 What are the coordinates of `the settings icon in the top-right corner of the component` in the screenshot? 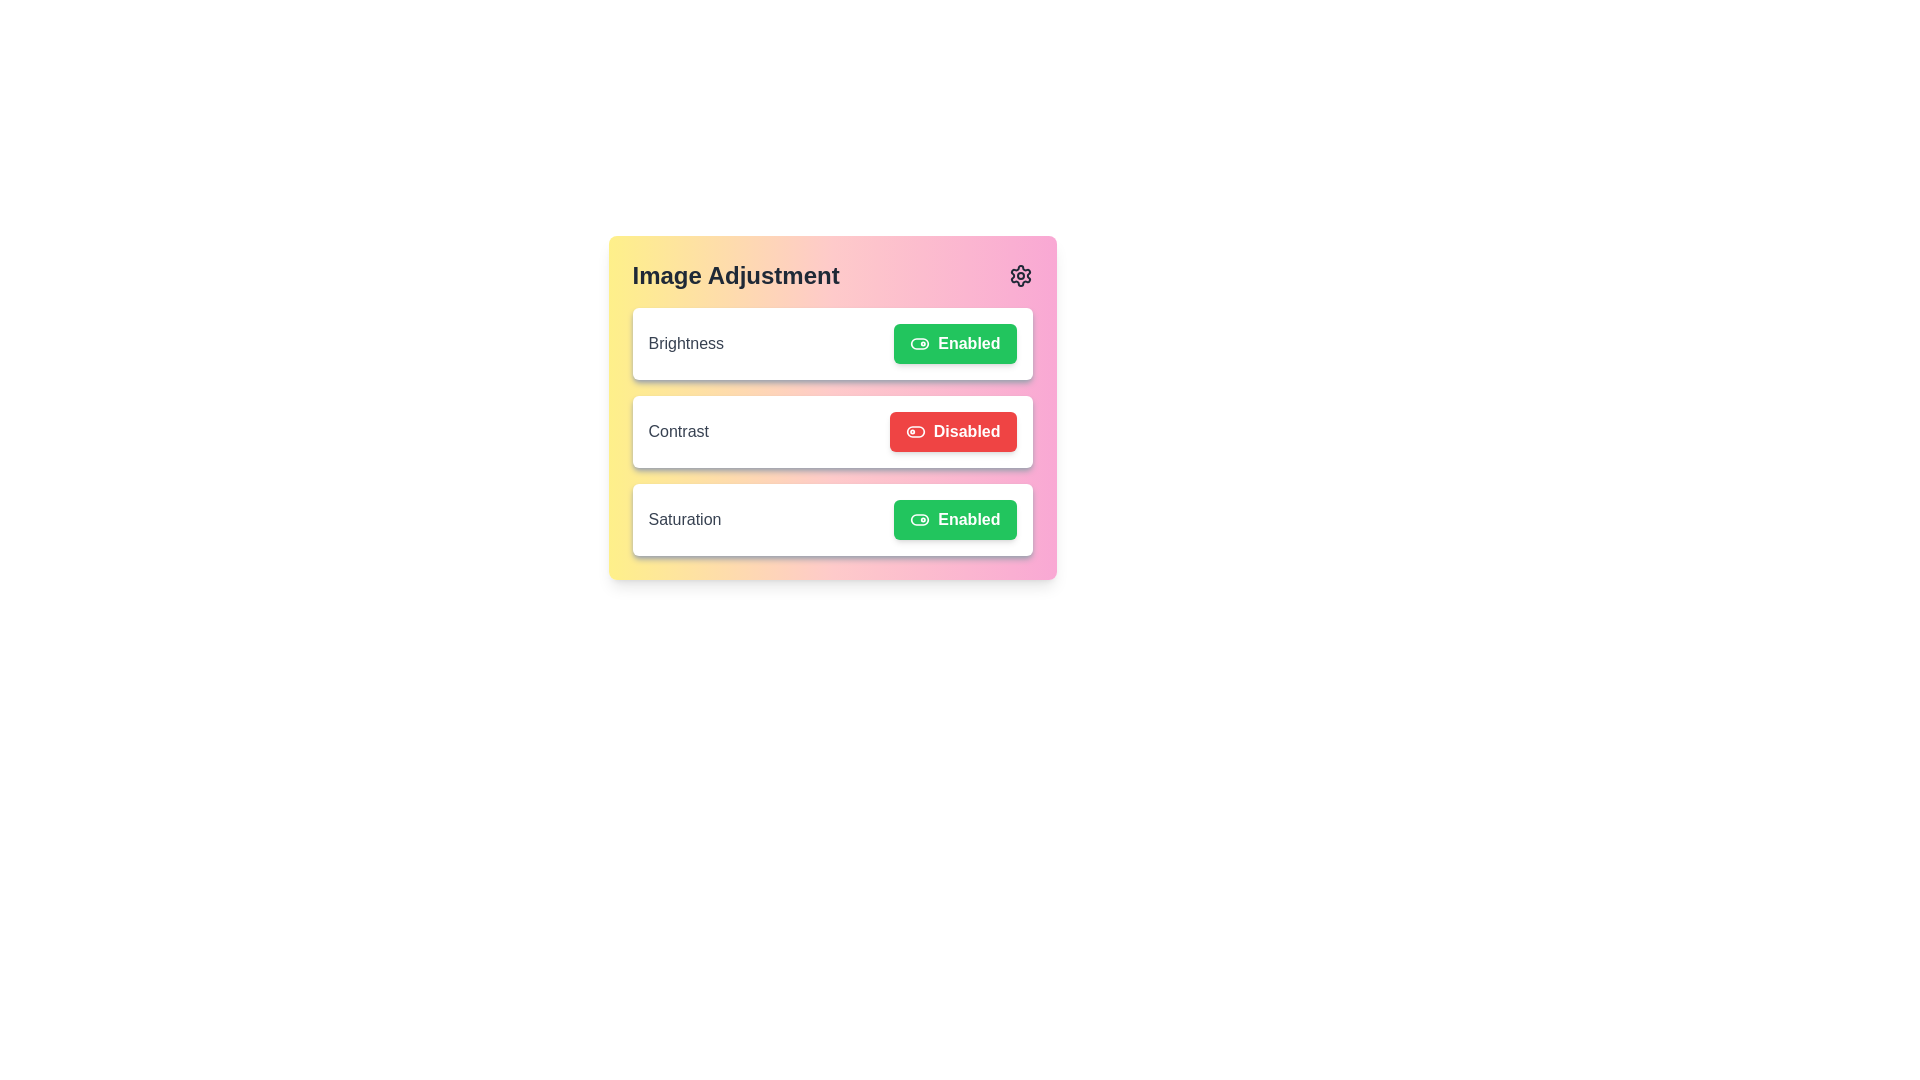 It's located at (1020, 276).